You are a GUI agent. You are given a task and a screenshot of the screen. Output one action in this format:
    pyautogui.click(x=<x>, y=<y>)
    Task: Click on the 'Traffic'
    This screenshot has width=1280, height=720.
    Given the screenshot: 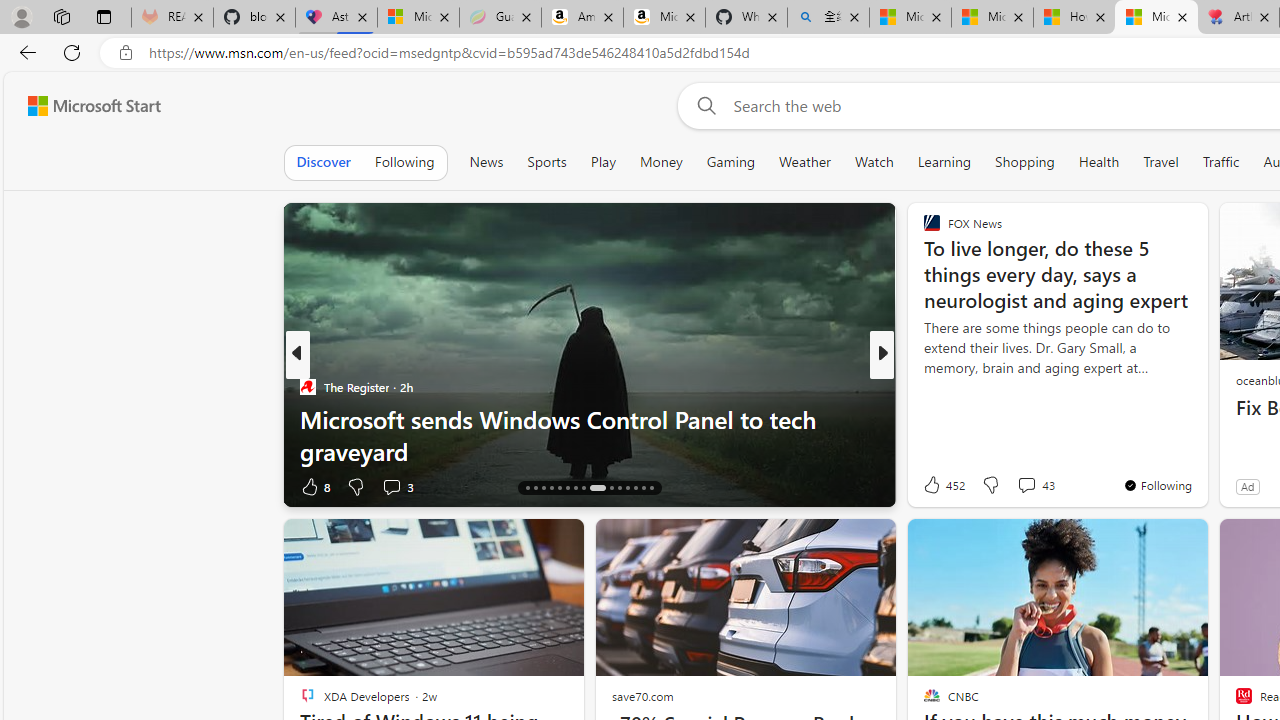 What is the action you would take?
    pyautogui.click(x=1220, y=161)
    